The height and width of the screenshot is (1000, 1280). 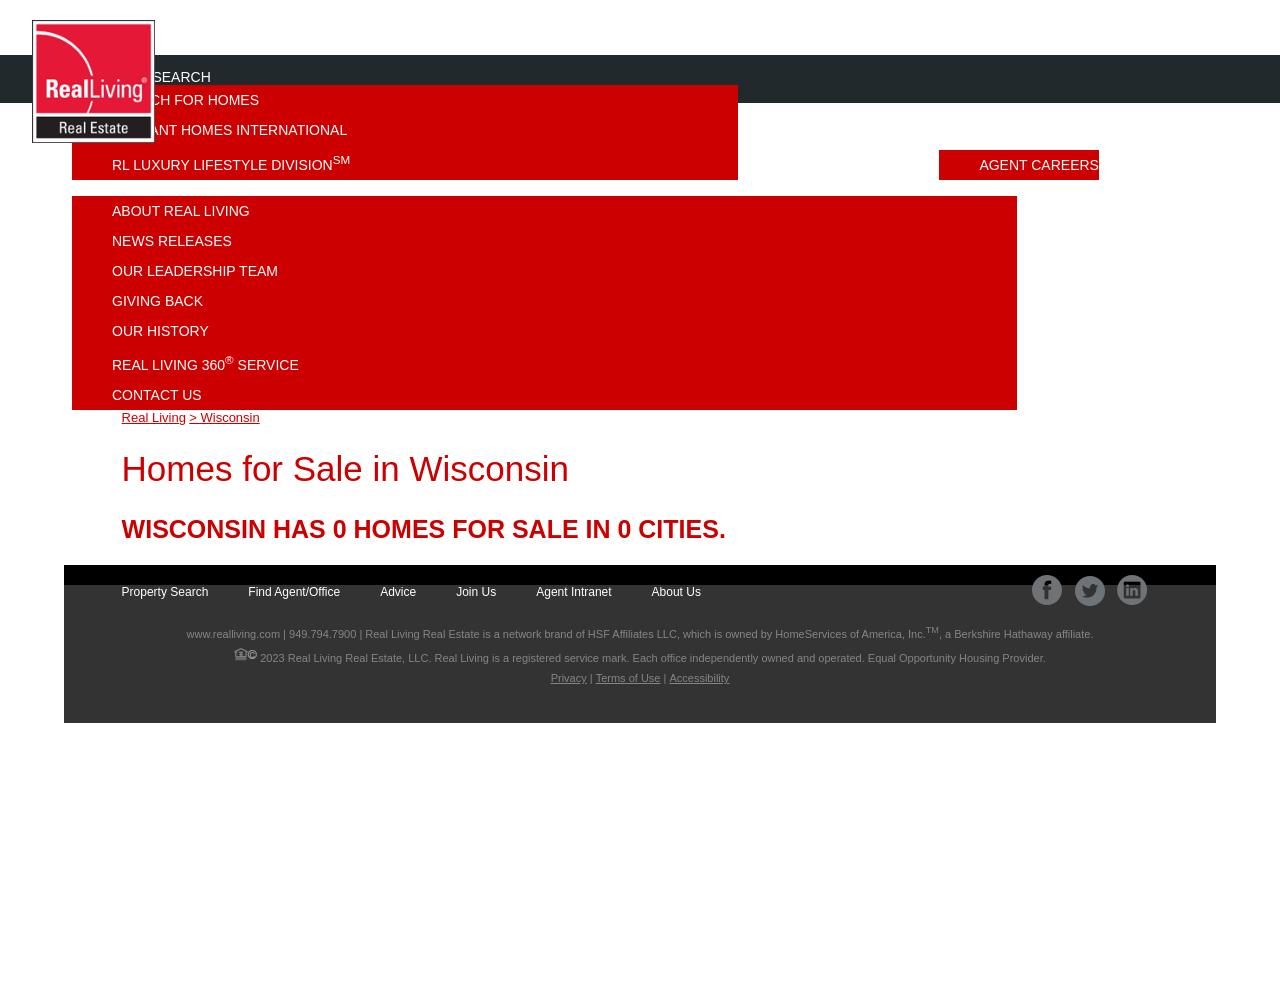 What do you see at coordinates (322, 633) in the screenshot?
I see `'949.794.7900'` at bounding box center [322, 633].